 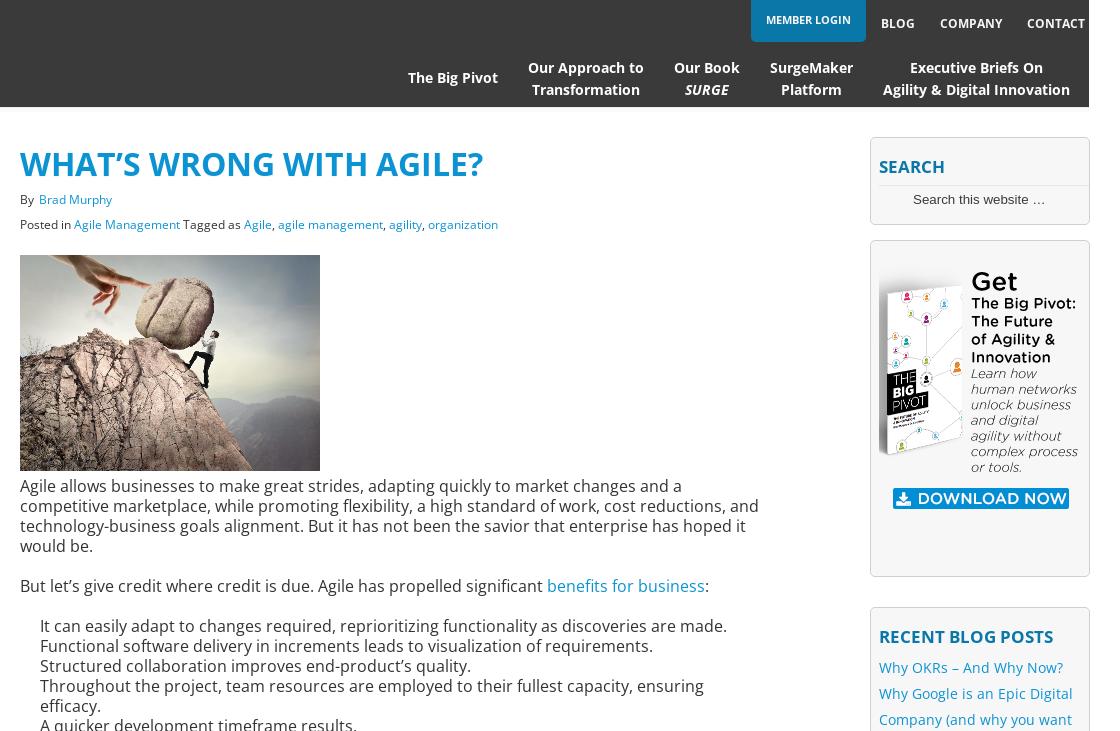 What do you see at coordinates (1055, 22) in the screenshot?
I see `'CONTACT'` at bounding box center [1055, 22].